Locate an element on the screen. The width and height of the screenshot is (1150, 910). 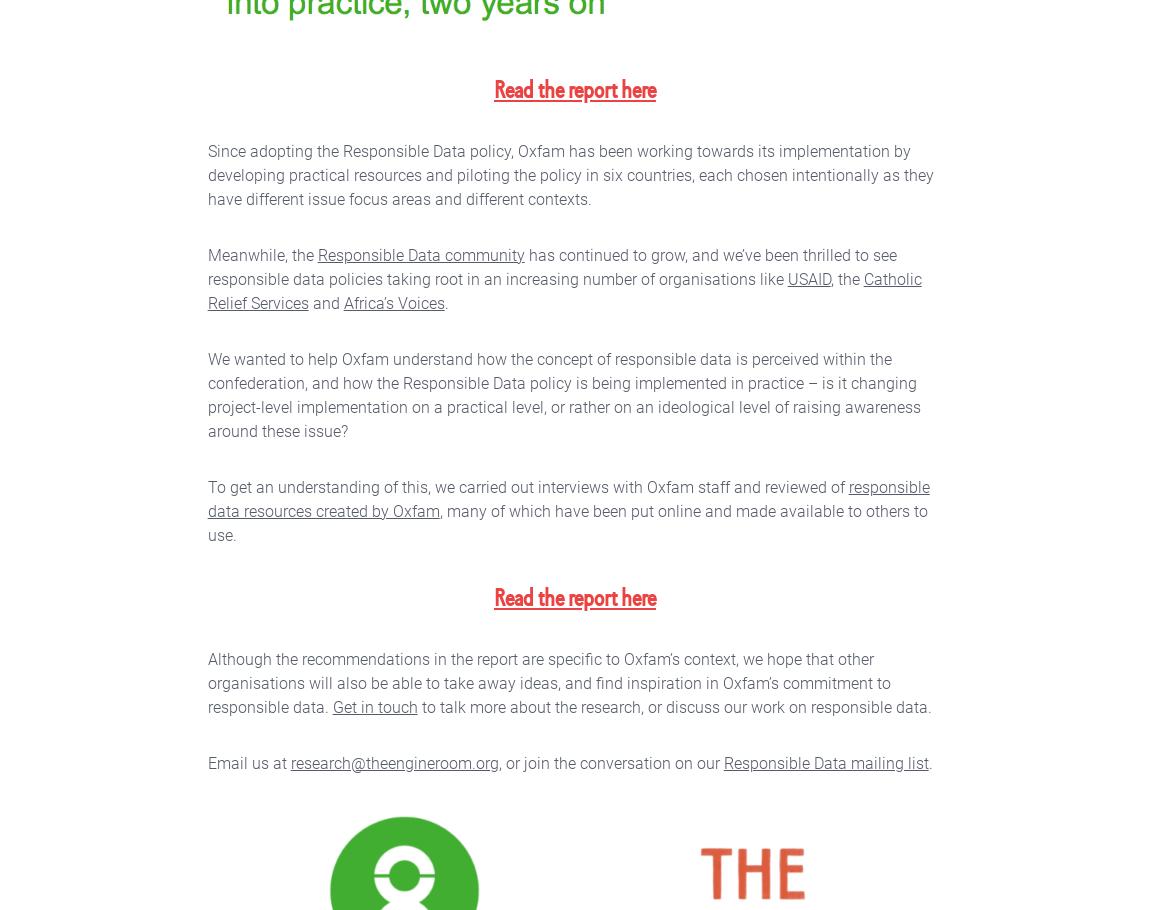
', many of which have been put online and made available to others to use.' is located at coordinates (206, 521).